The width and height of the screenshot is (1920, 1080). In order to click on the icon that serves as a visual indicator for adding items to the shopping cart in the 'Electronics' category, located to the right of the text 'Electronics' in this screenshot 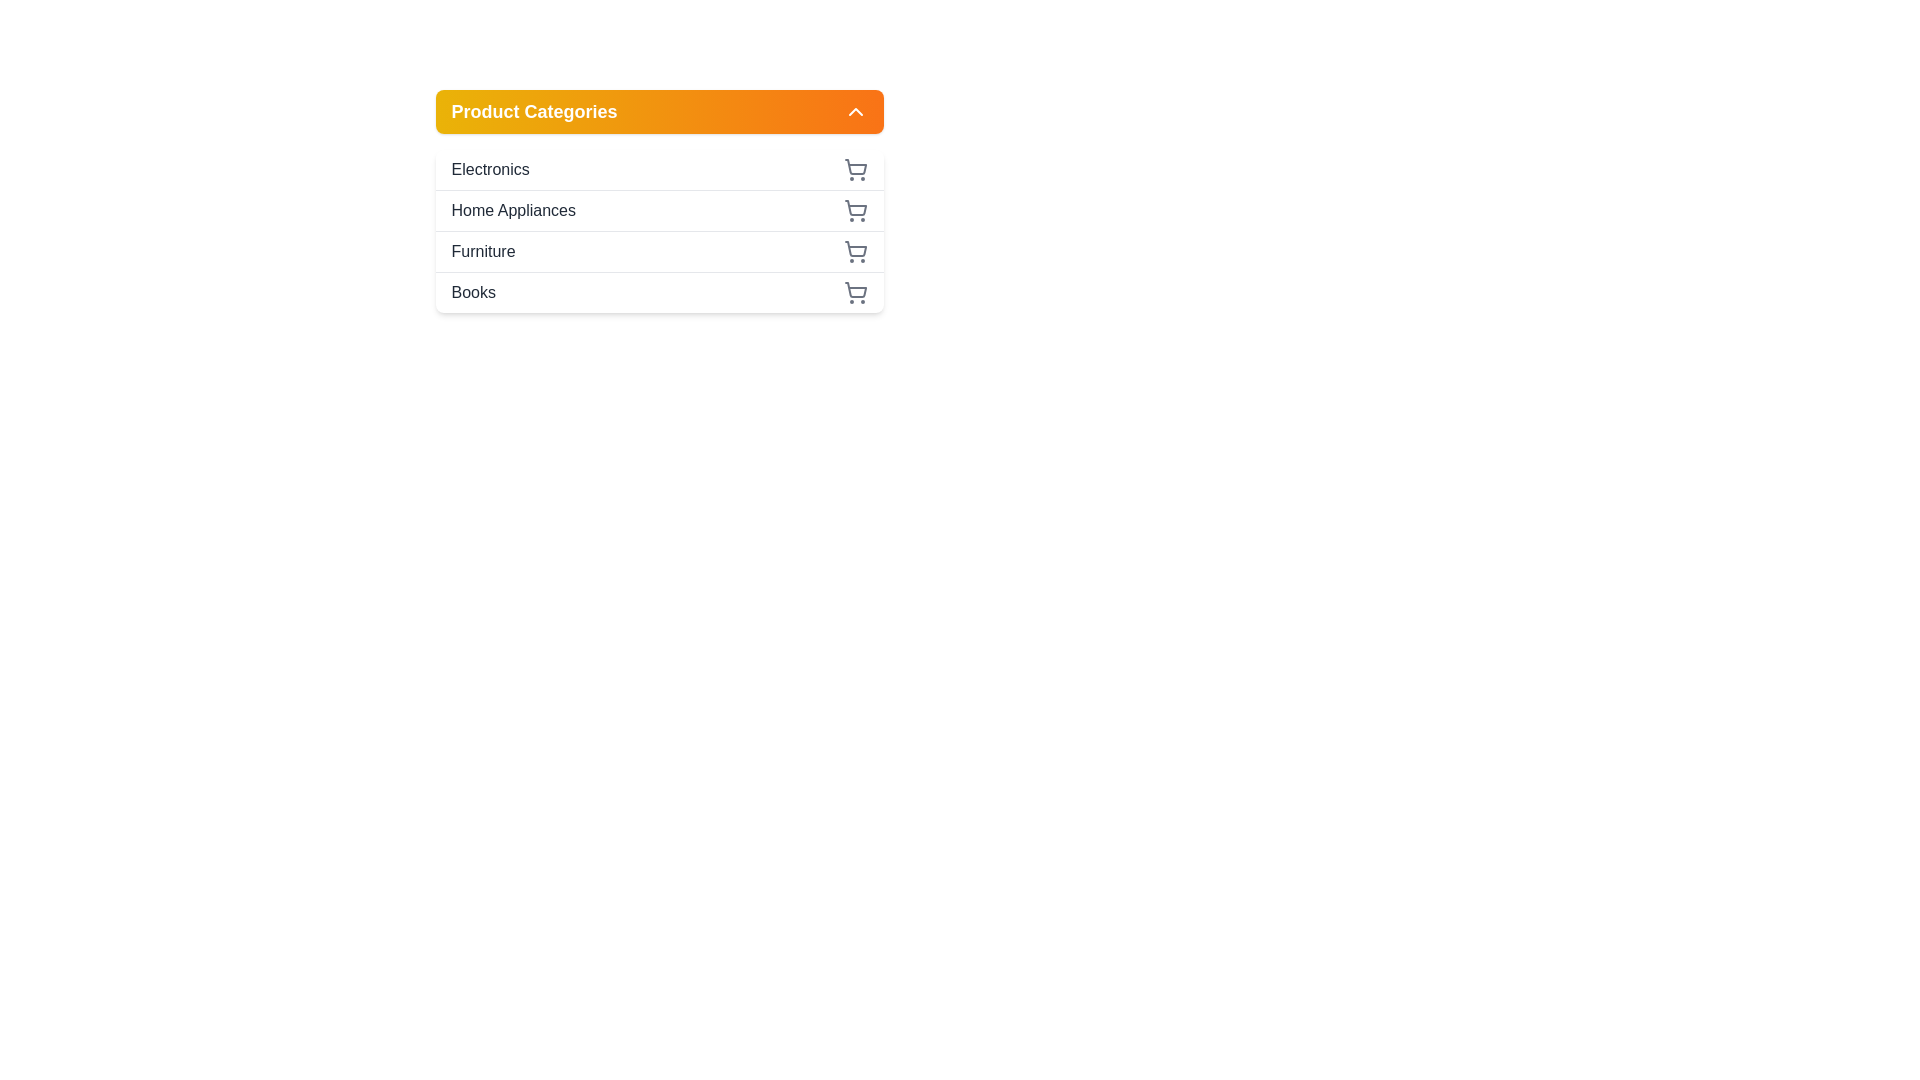, I will do `click(855, 168)`.